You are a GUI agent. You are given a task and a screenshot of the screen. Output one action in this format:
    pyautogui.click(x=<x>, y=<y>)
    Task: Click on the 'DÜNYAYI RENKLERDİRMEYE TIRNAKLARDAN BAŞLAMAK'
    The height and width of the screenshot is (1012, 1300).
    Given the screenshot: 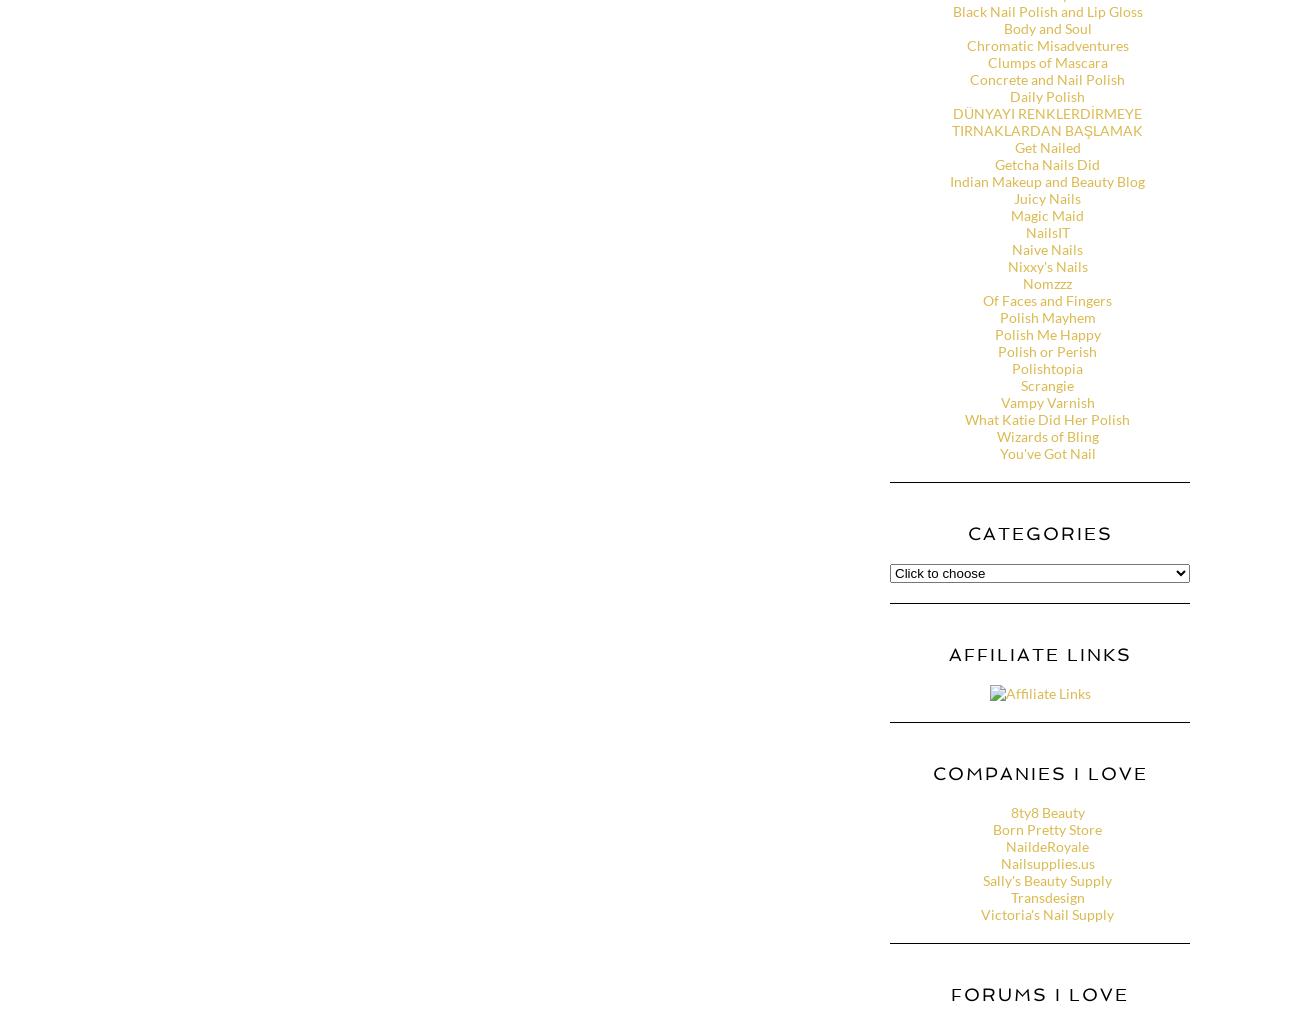 What is the action you would take?
    pyautogui.click(x=1047, y=121)
    